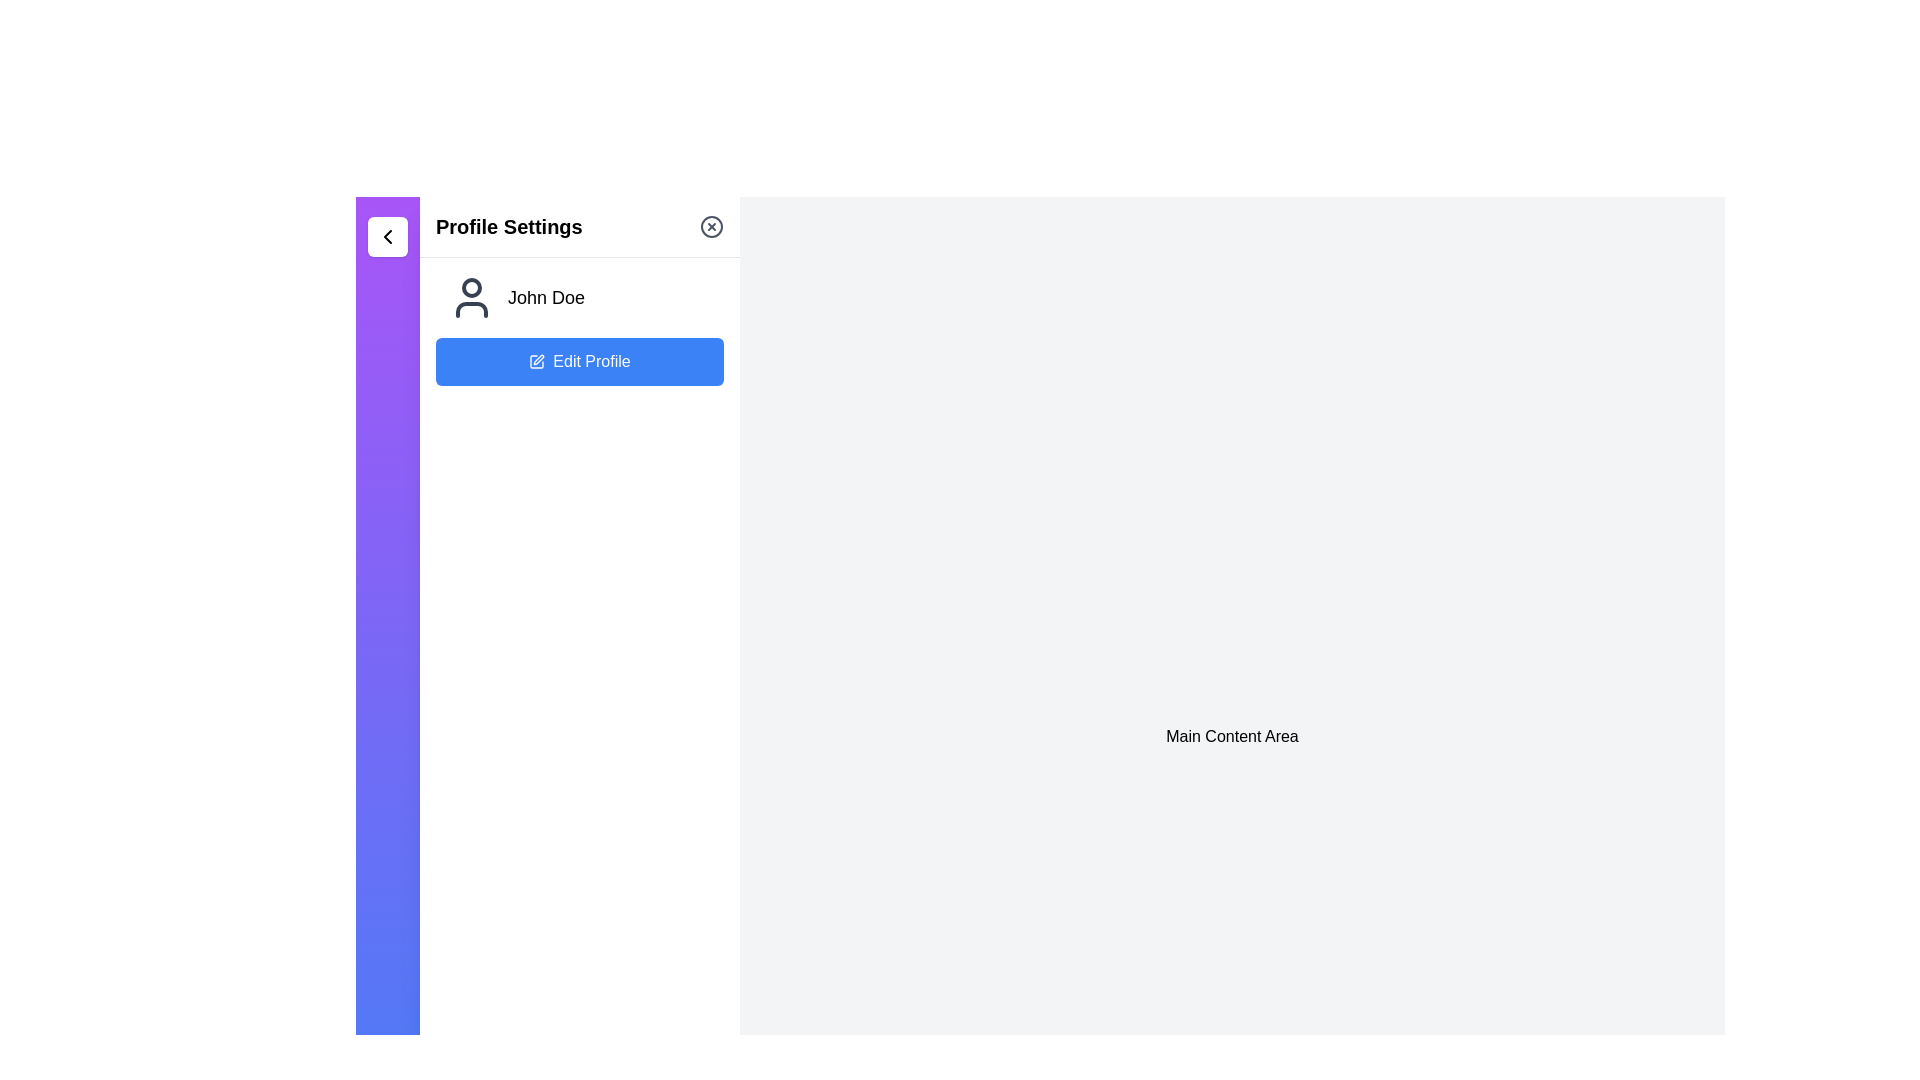 The height and width of the screenshot is (1080, 1920). What do you see at coordinates (388, 235) in the screenshot?
I see `the button containing the leftward-pointing chevron icon with rounded edges and a black outline, located on the purple sidebar near the top-left corner of the interface` at bounding box center [388, 235].